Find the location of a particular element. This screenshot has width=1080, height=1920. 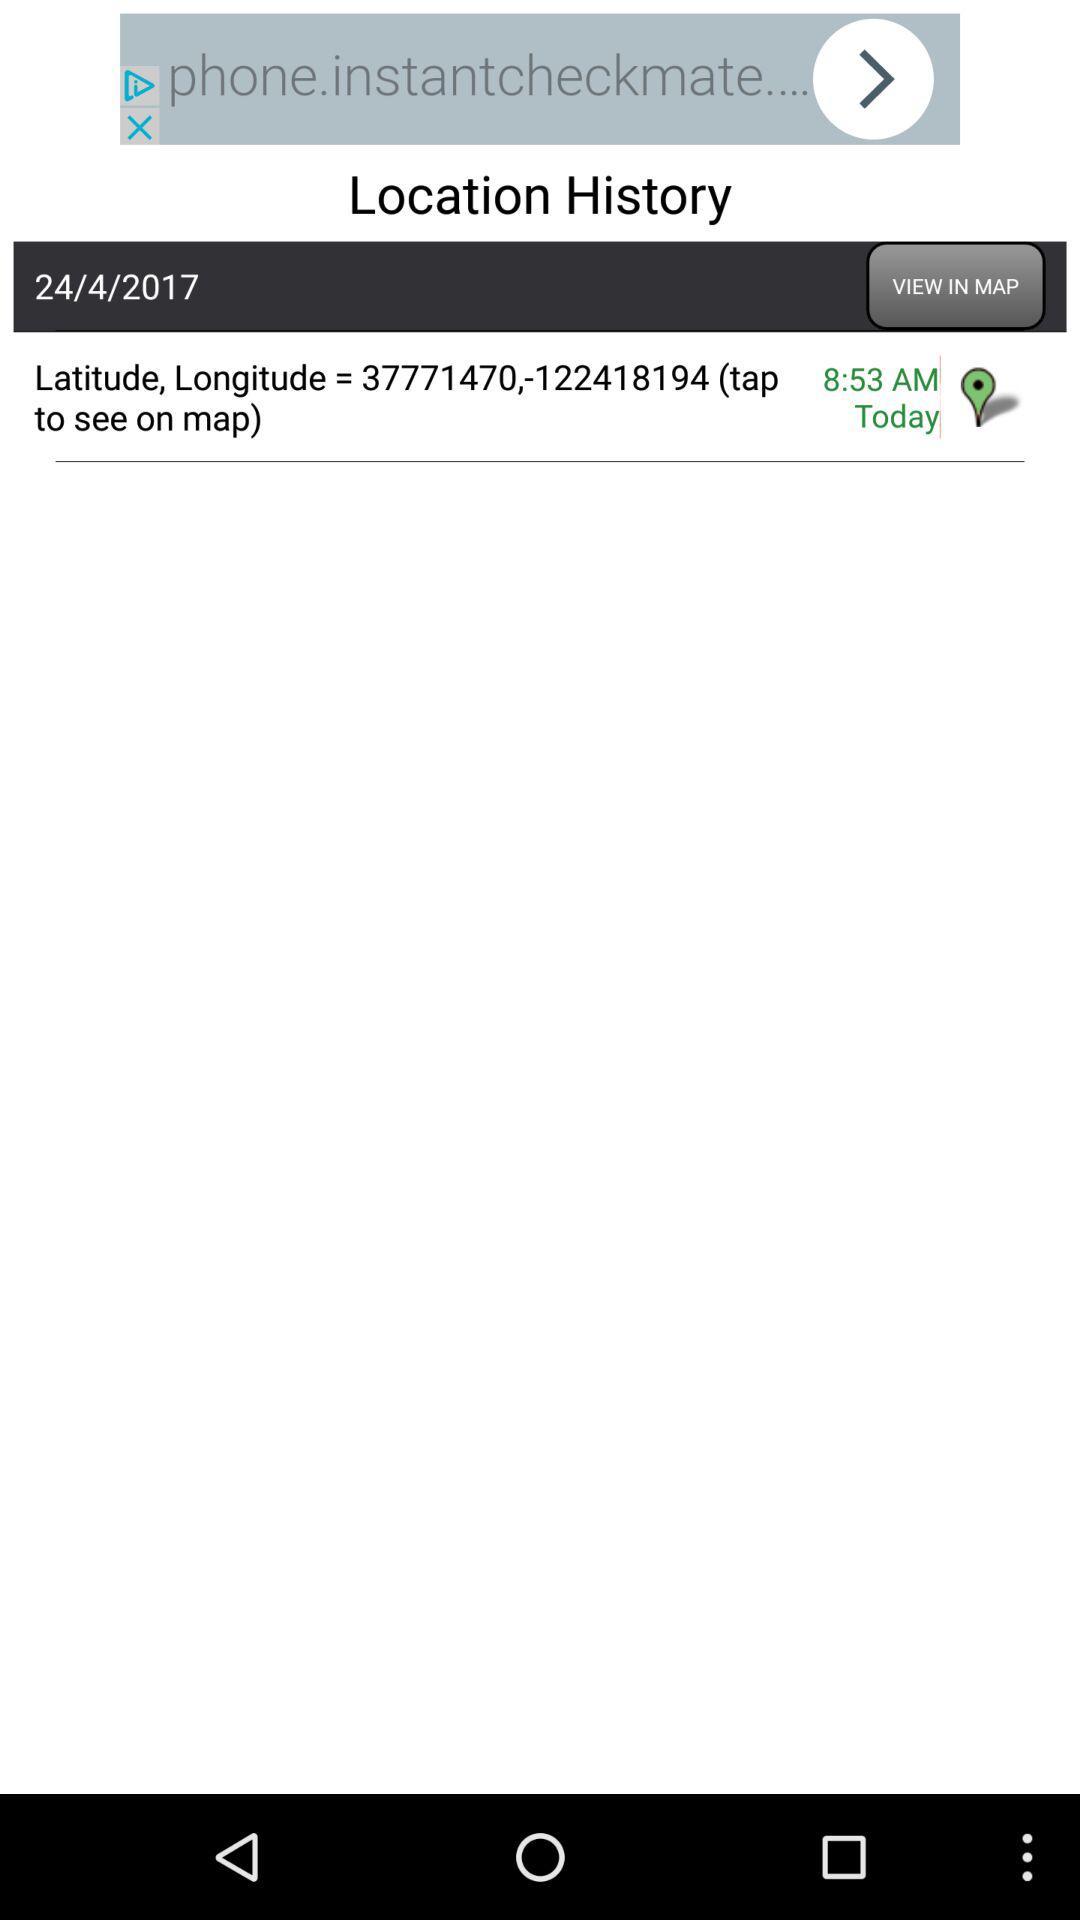

visit advertised site is located at coordinates (540, 79).